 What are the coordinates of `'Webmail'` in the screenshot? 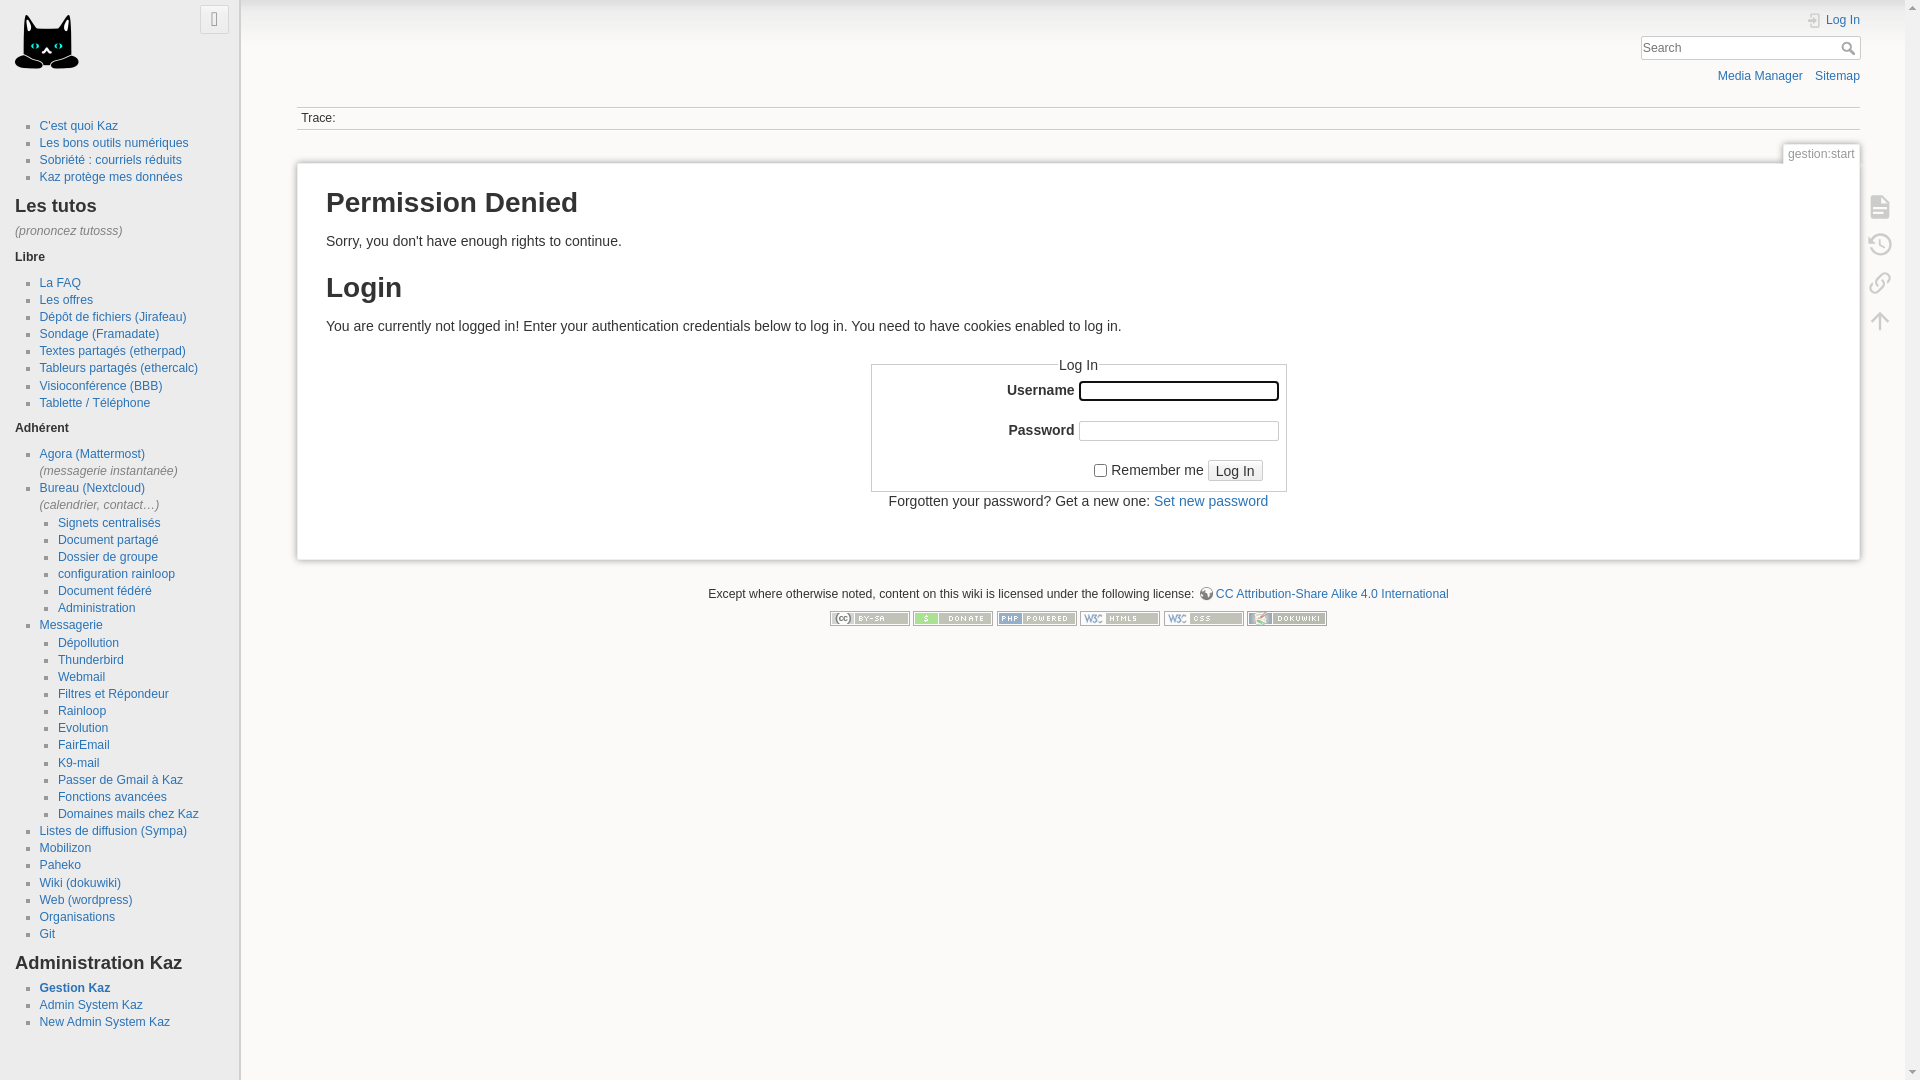 It's located at (80, 676).